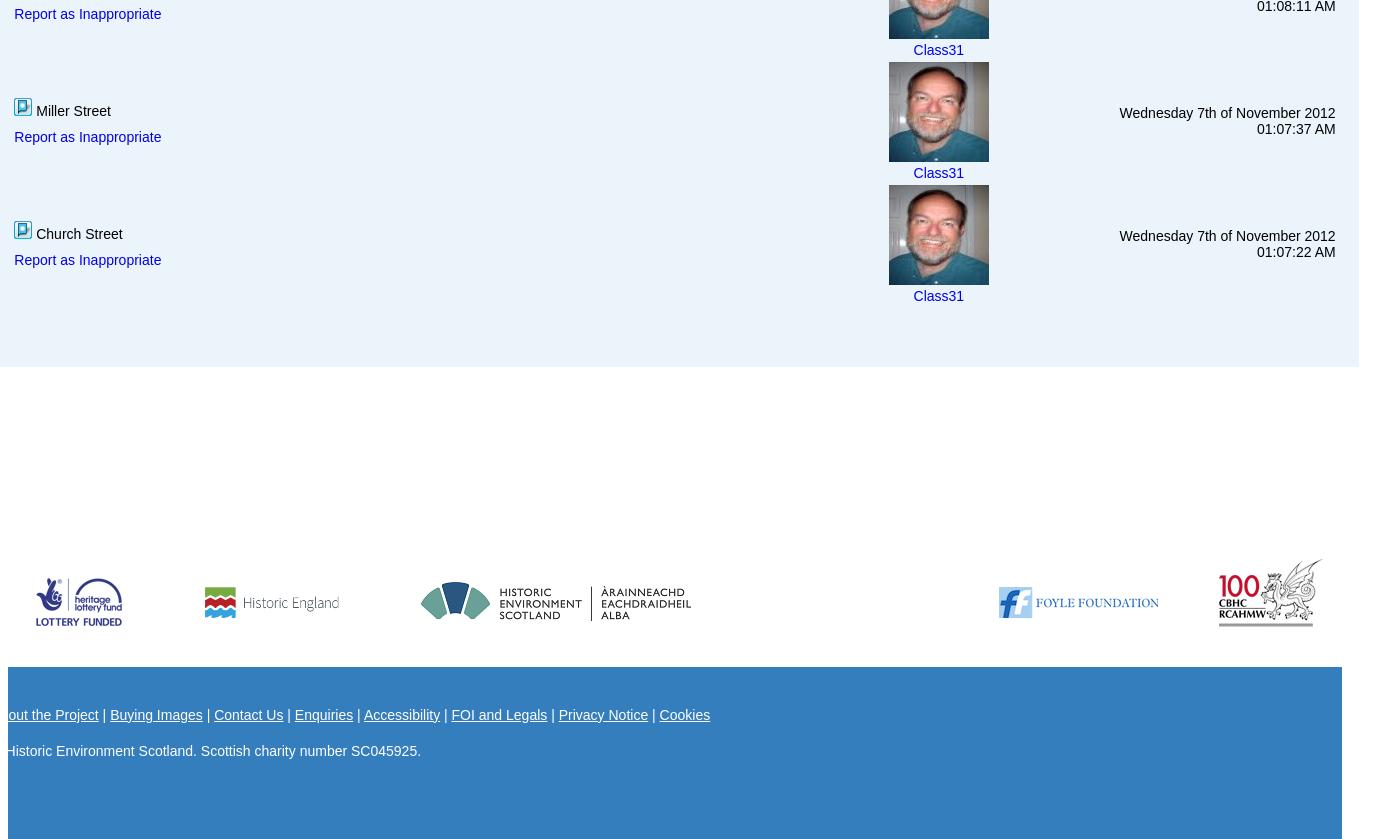  Describe the element at coordinates (213, 712) in the screenshot. I see `'Contact Us'` at that location.